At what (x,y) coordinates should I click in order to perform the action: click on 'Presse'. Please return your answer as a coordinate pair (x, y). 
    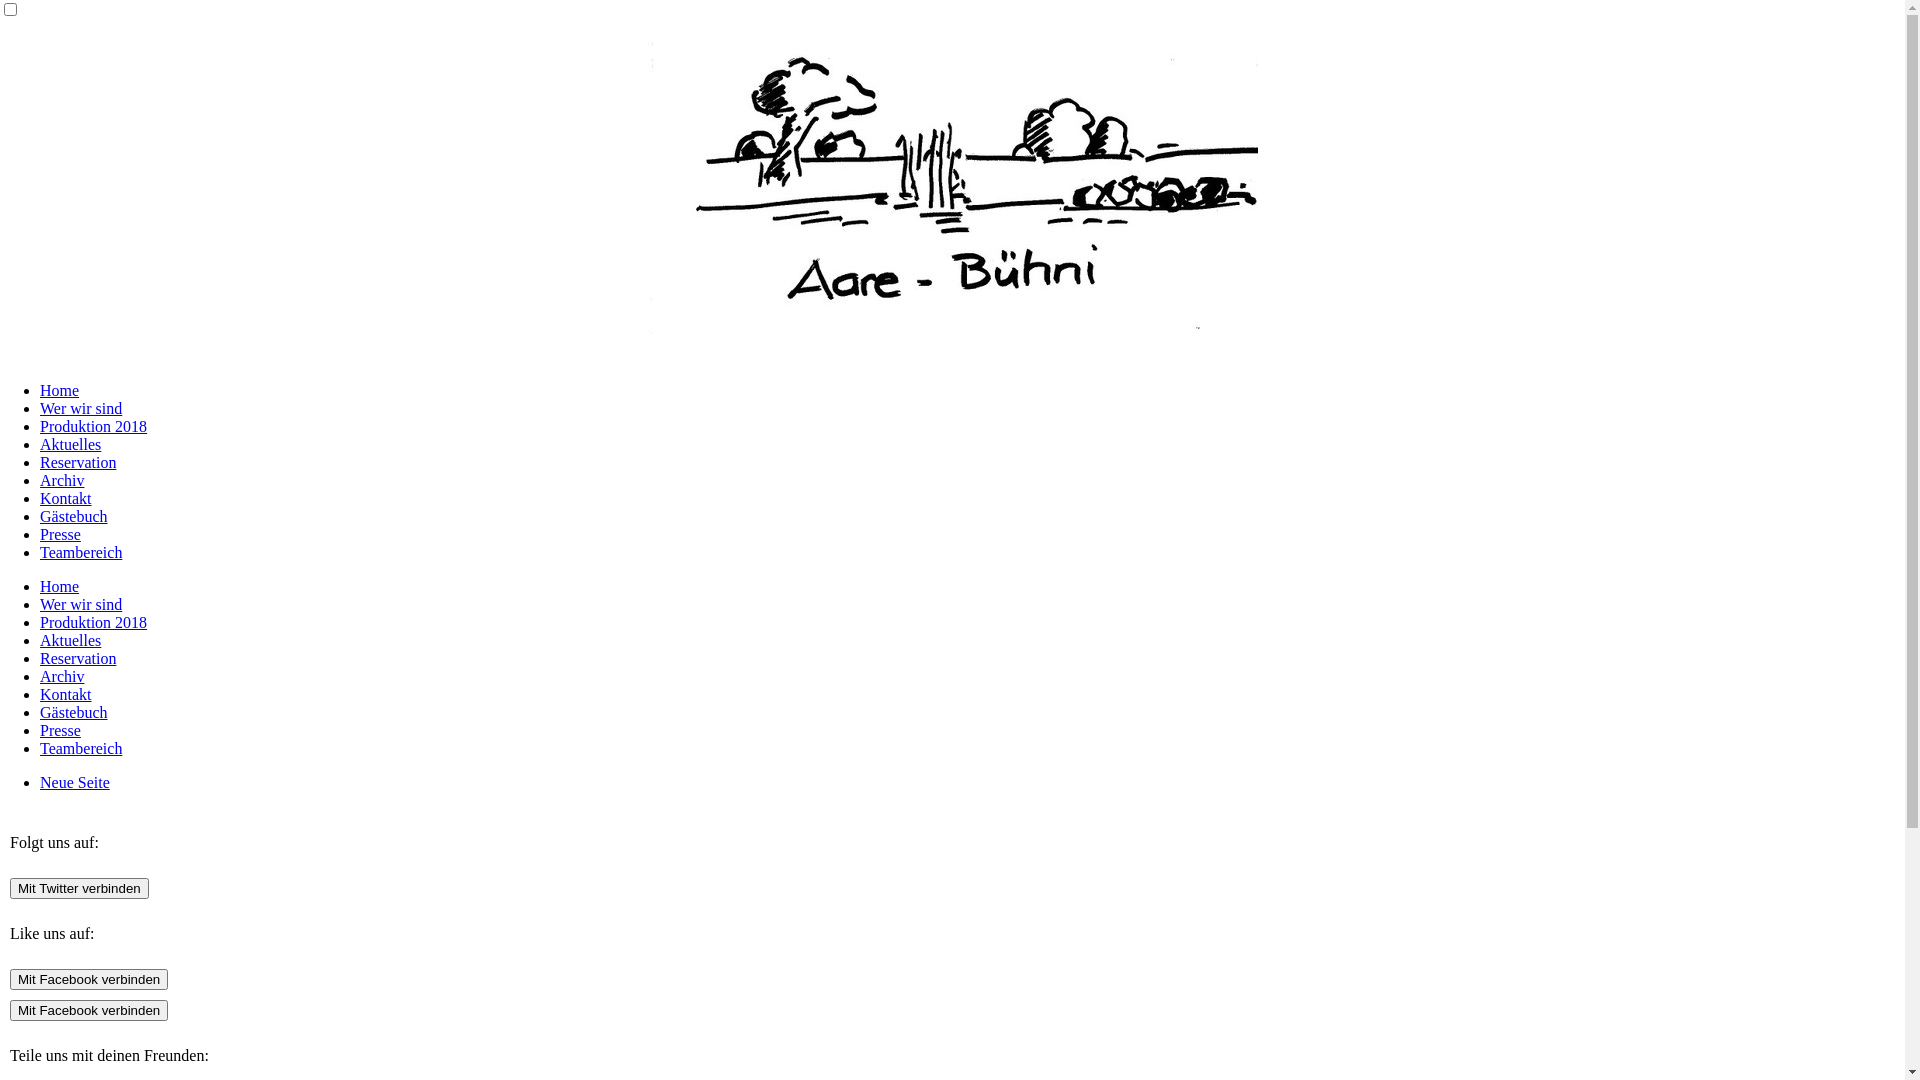
    Looking at the image, I should click on (39, 533).